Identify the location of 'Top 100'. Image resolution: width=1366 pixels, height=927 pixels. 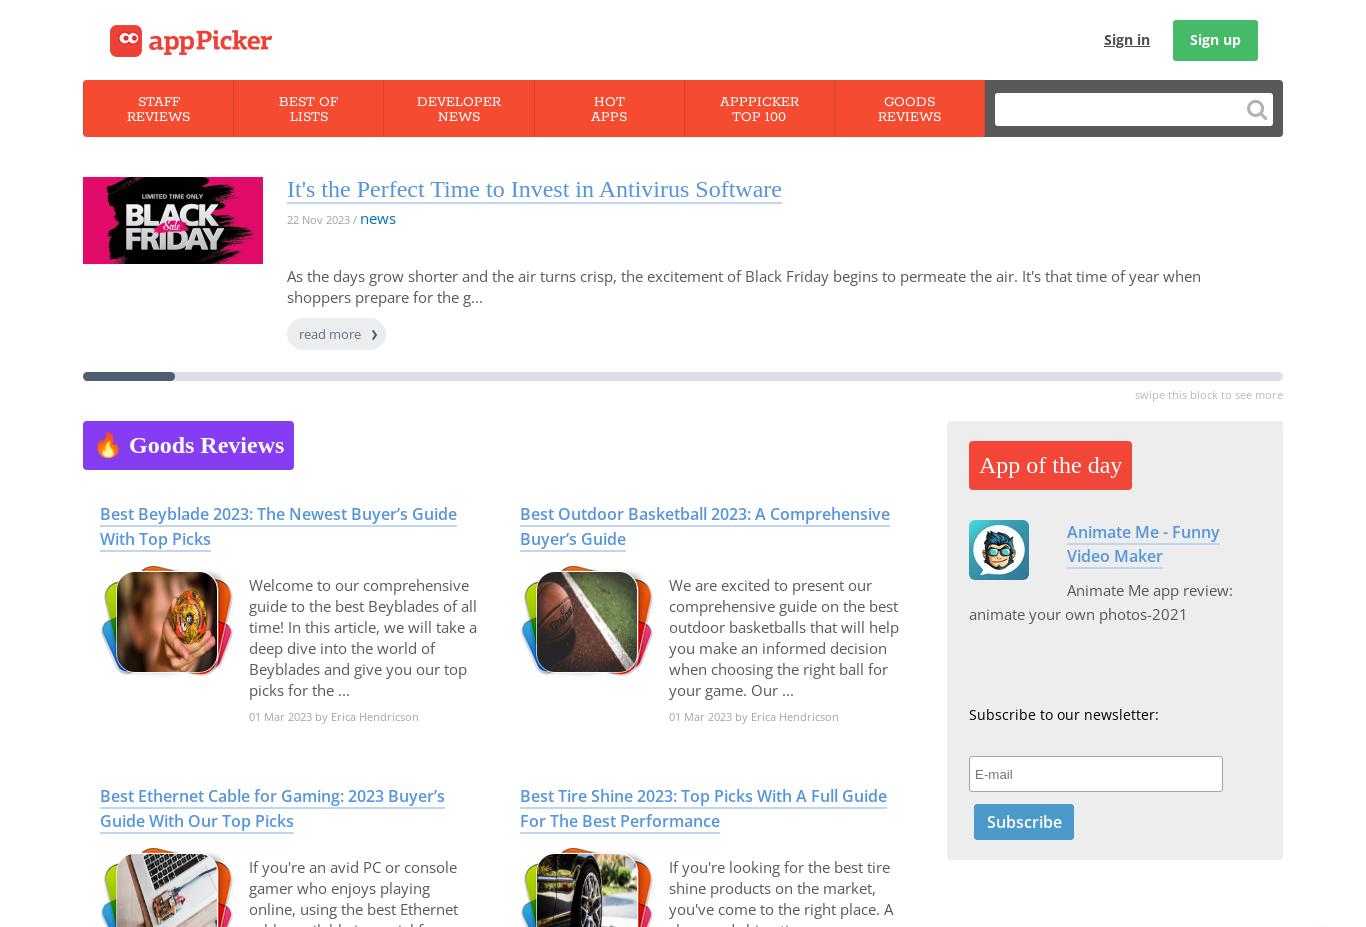
(758, 116).